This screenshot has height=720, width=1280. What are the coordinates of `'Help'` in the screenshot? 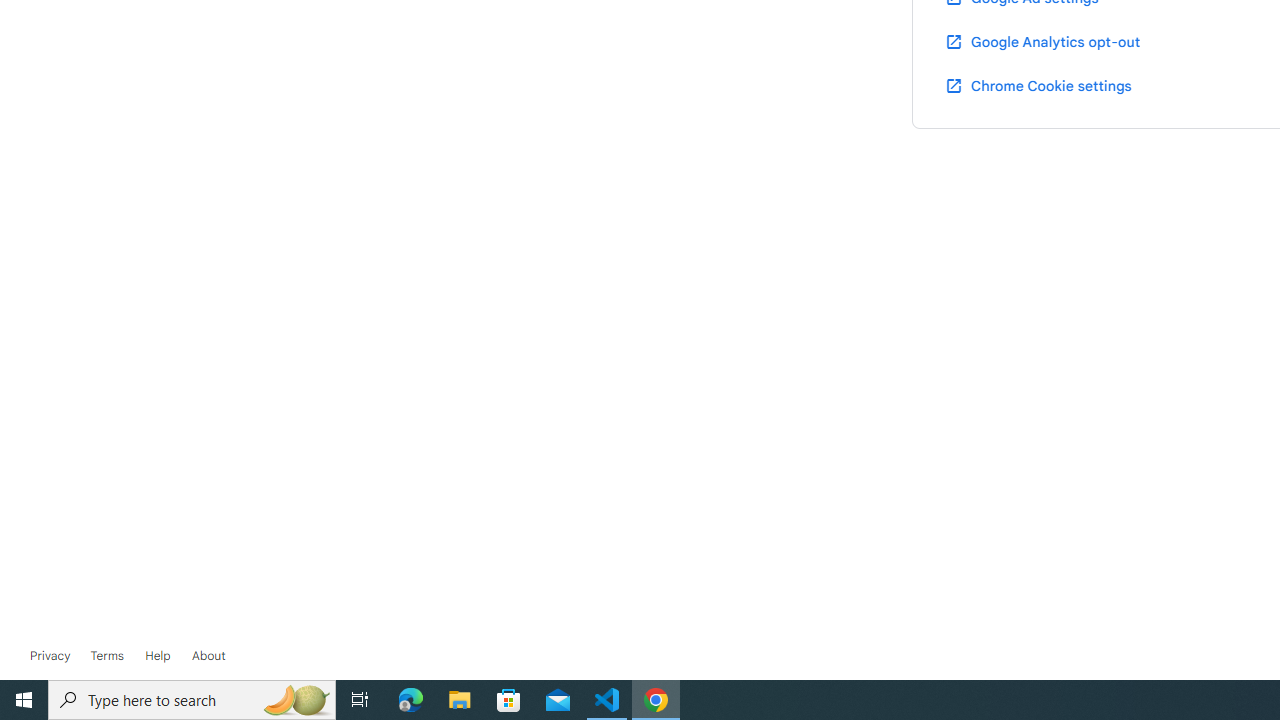 It's located at (157, 655).